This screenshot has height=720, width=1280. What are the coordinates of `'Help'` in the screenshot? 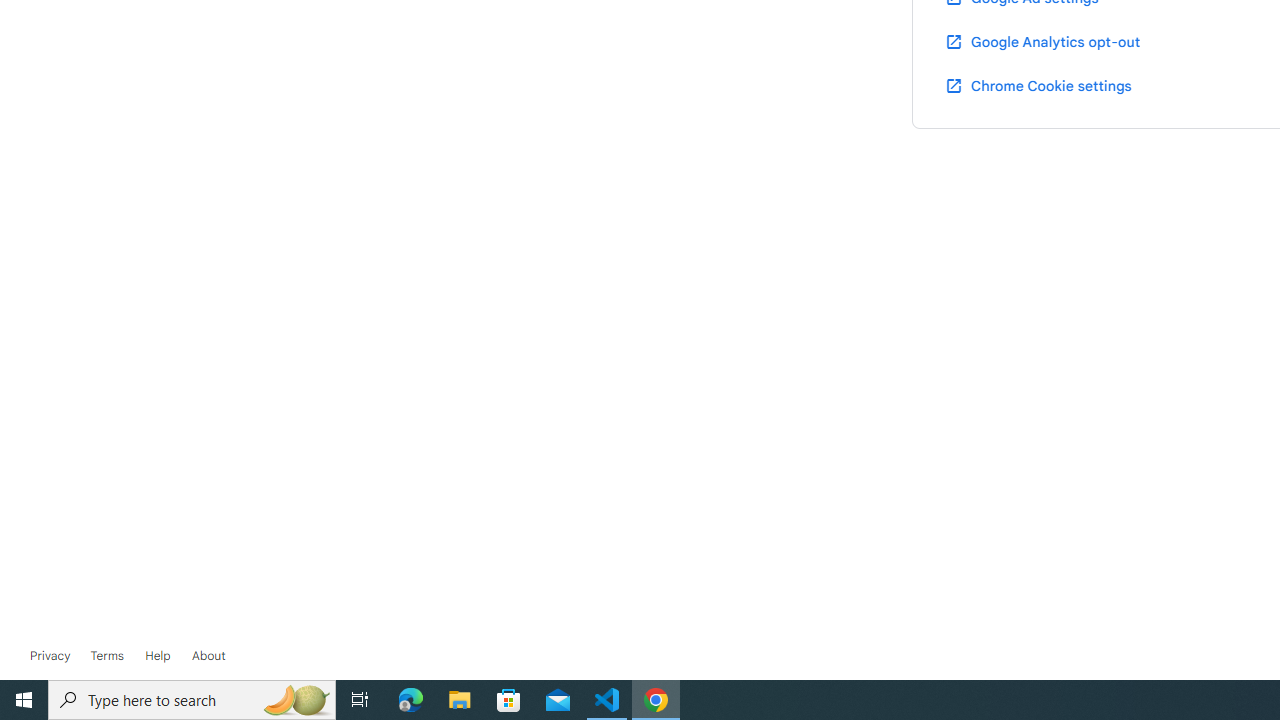 It's located at (157, 655).